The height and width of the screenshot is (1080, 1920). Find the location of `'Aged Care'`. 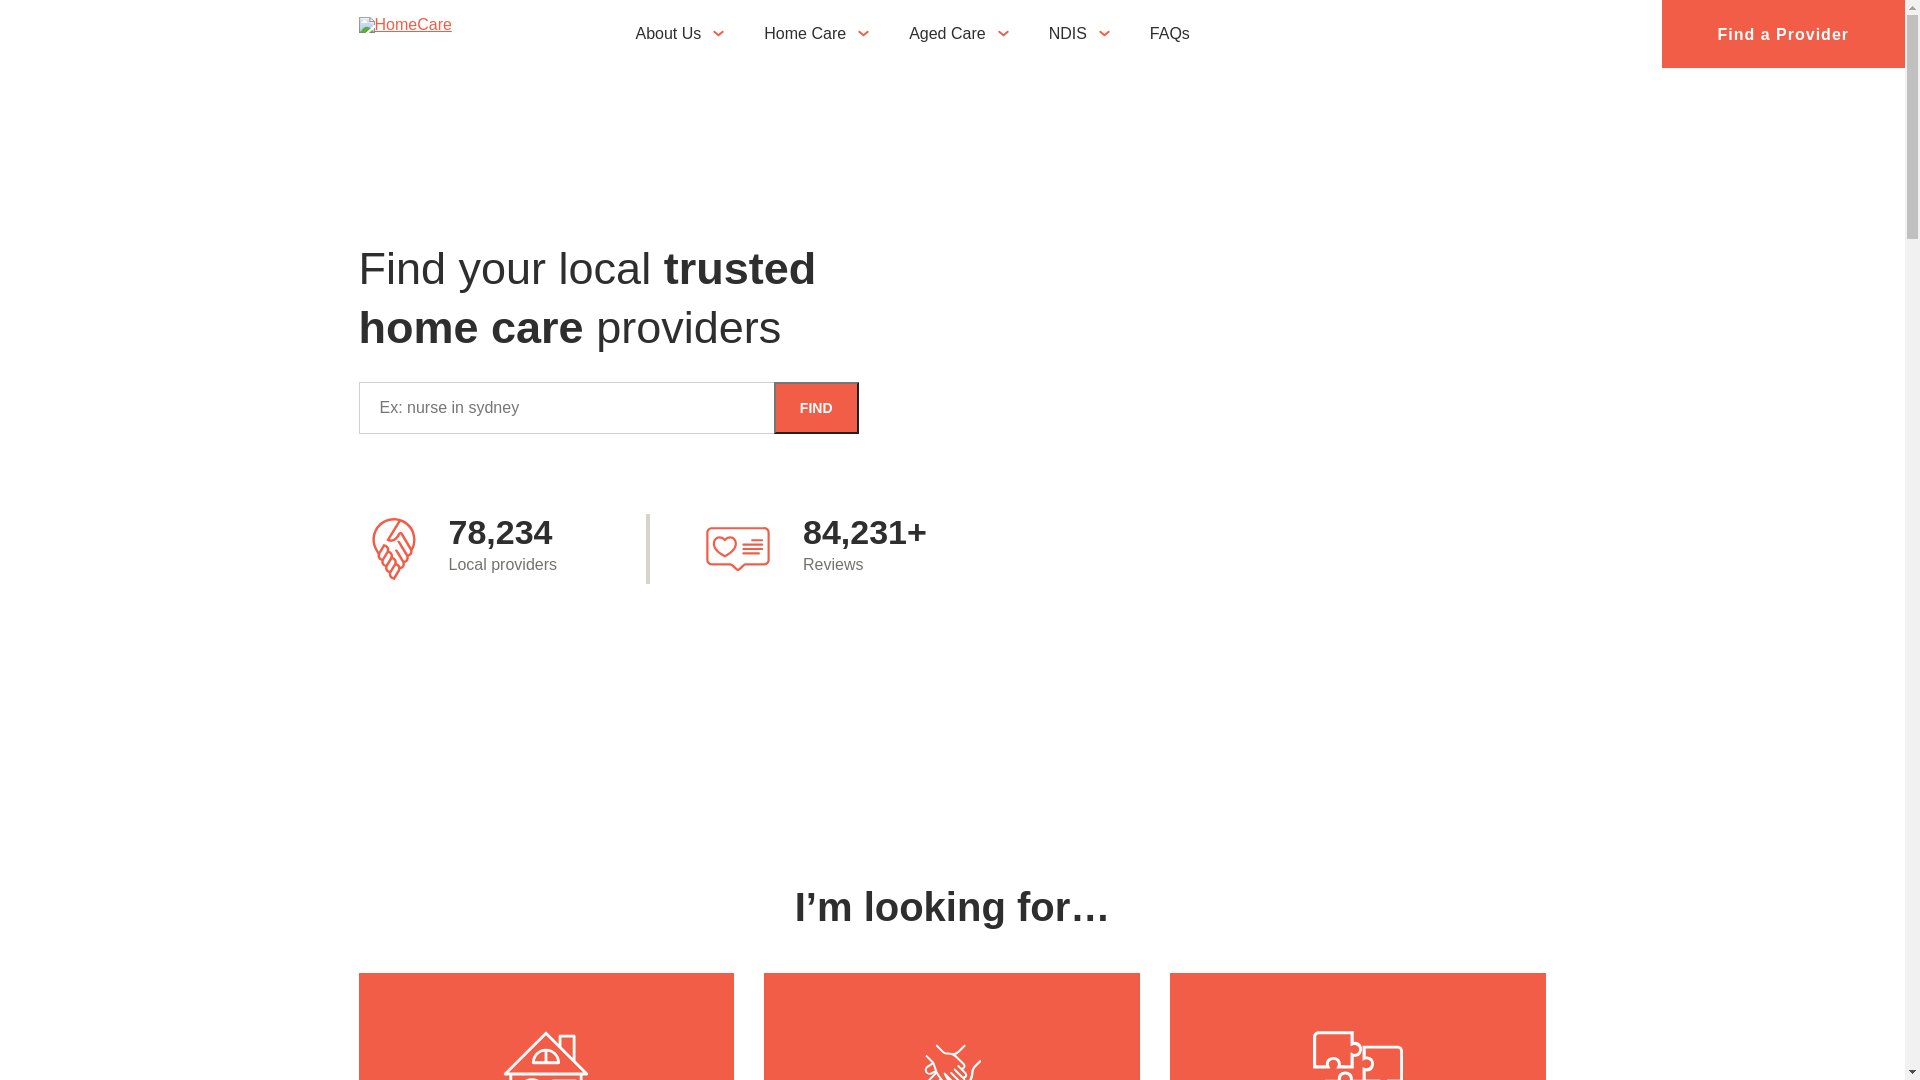

'Aged Care' is located at coordinates (956, 33).